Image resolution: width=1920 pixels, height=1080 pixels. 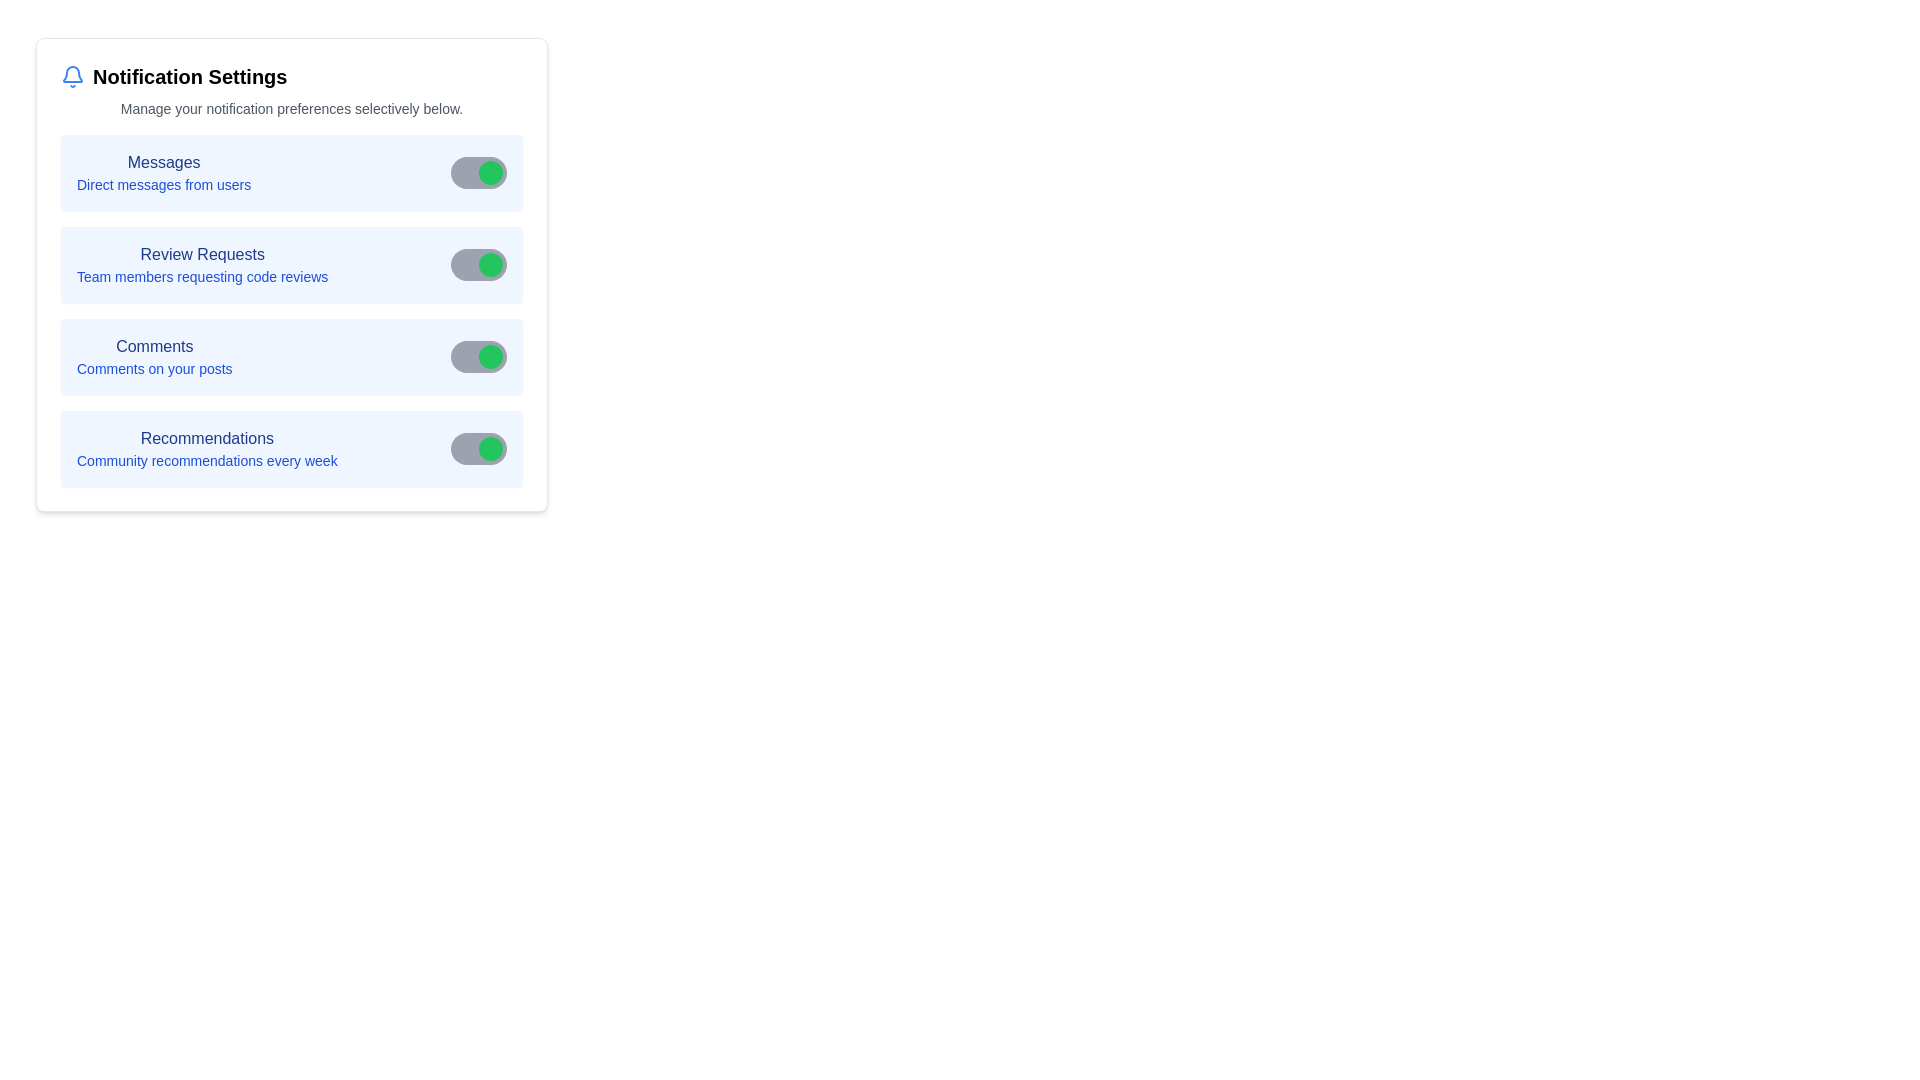 I want to click on the toggle switch in the second row of the notification settings panel for 'Review Requests' to switch it on or off, so click(x=478, y=264).